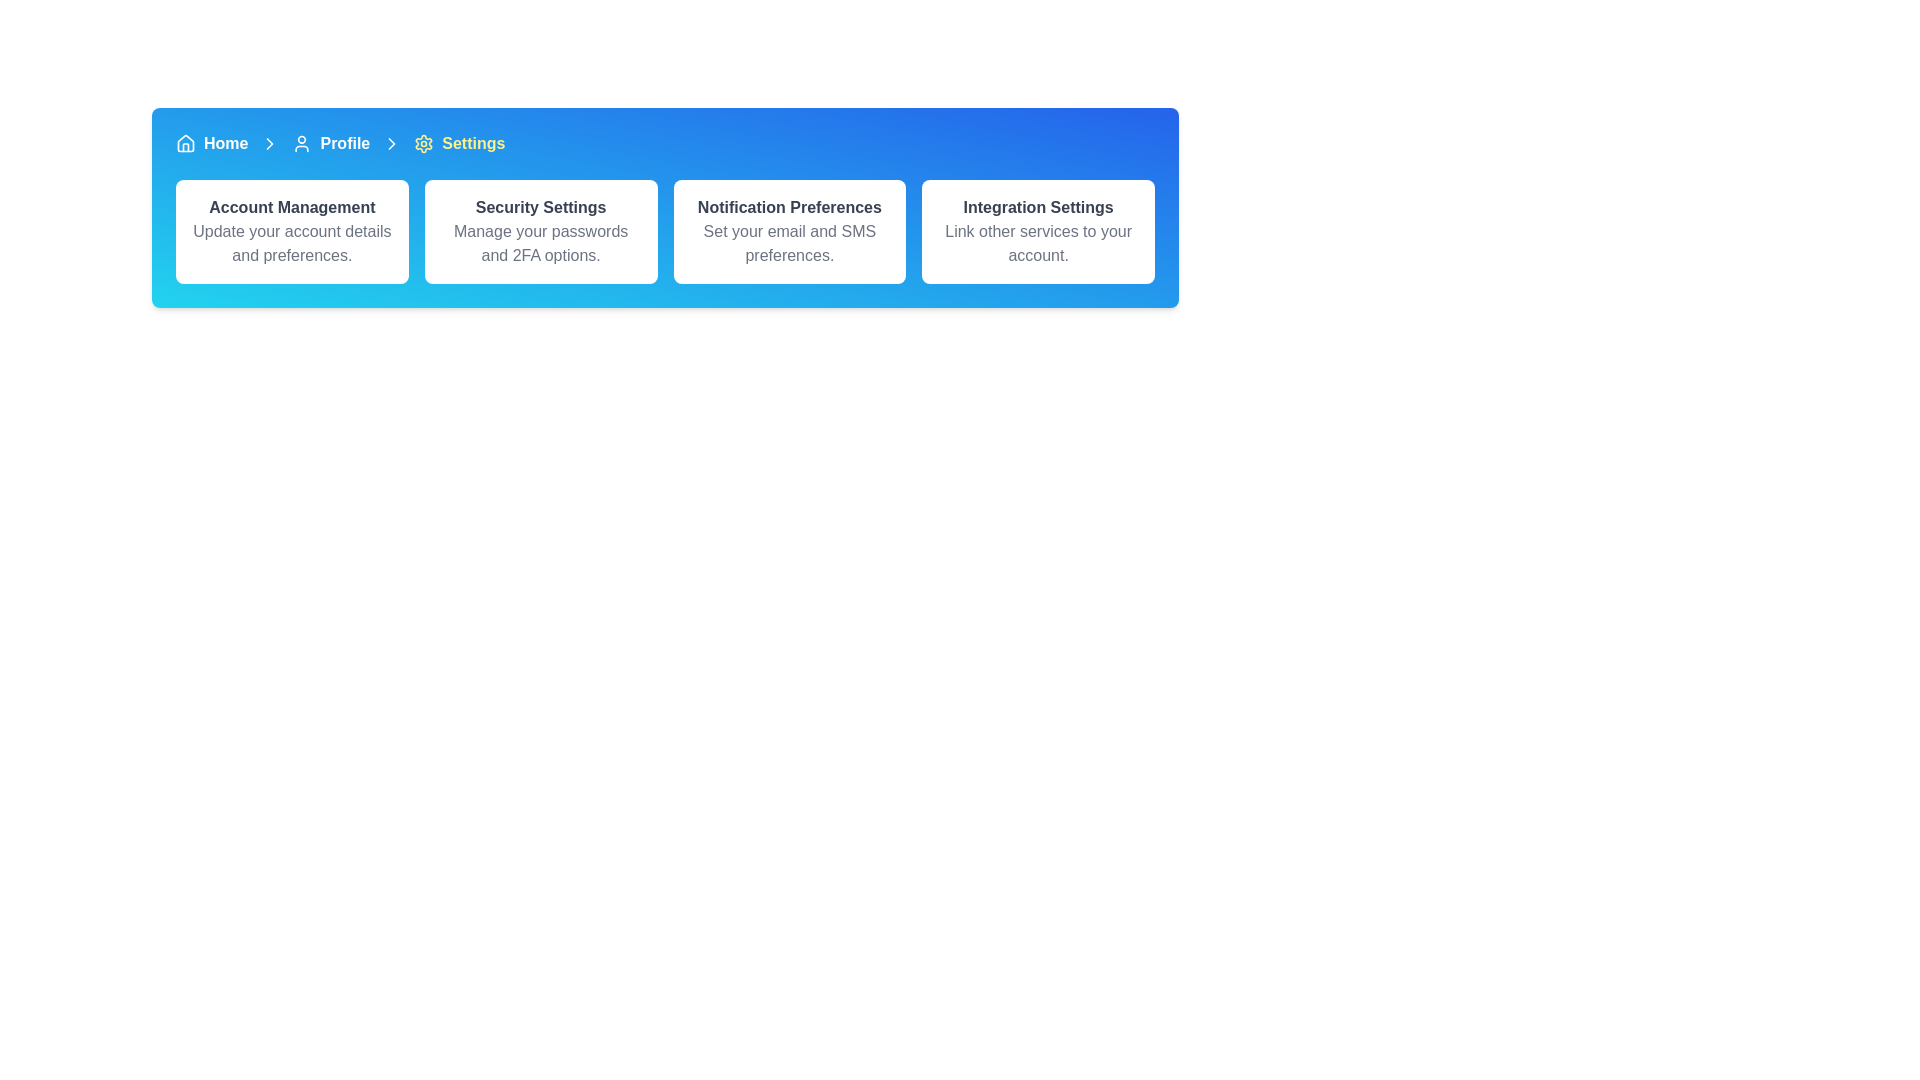  What do you see at coordinates (186, 141) in the screenshot?
I see `the house icon located in the navigation bar to the left of the 'Home' label` at bounding box center [186, 141].